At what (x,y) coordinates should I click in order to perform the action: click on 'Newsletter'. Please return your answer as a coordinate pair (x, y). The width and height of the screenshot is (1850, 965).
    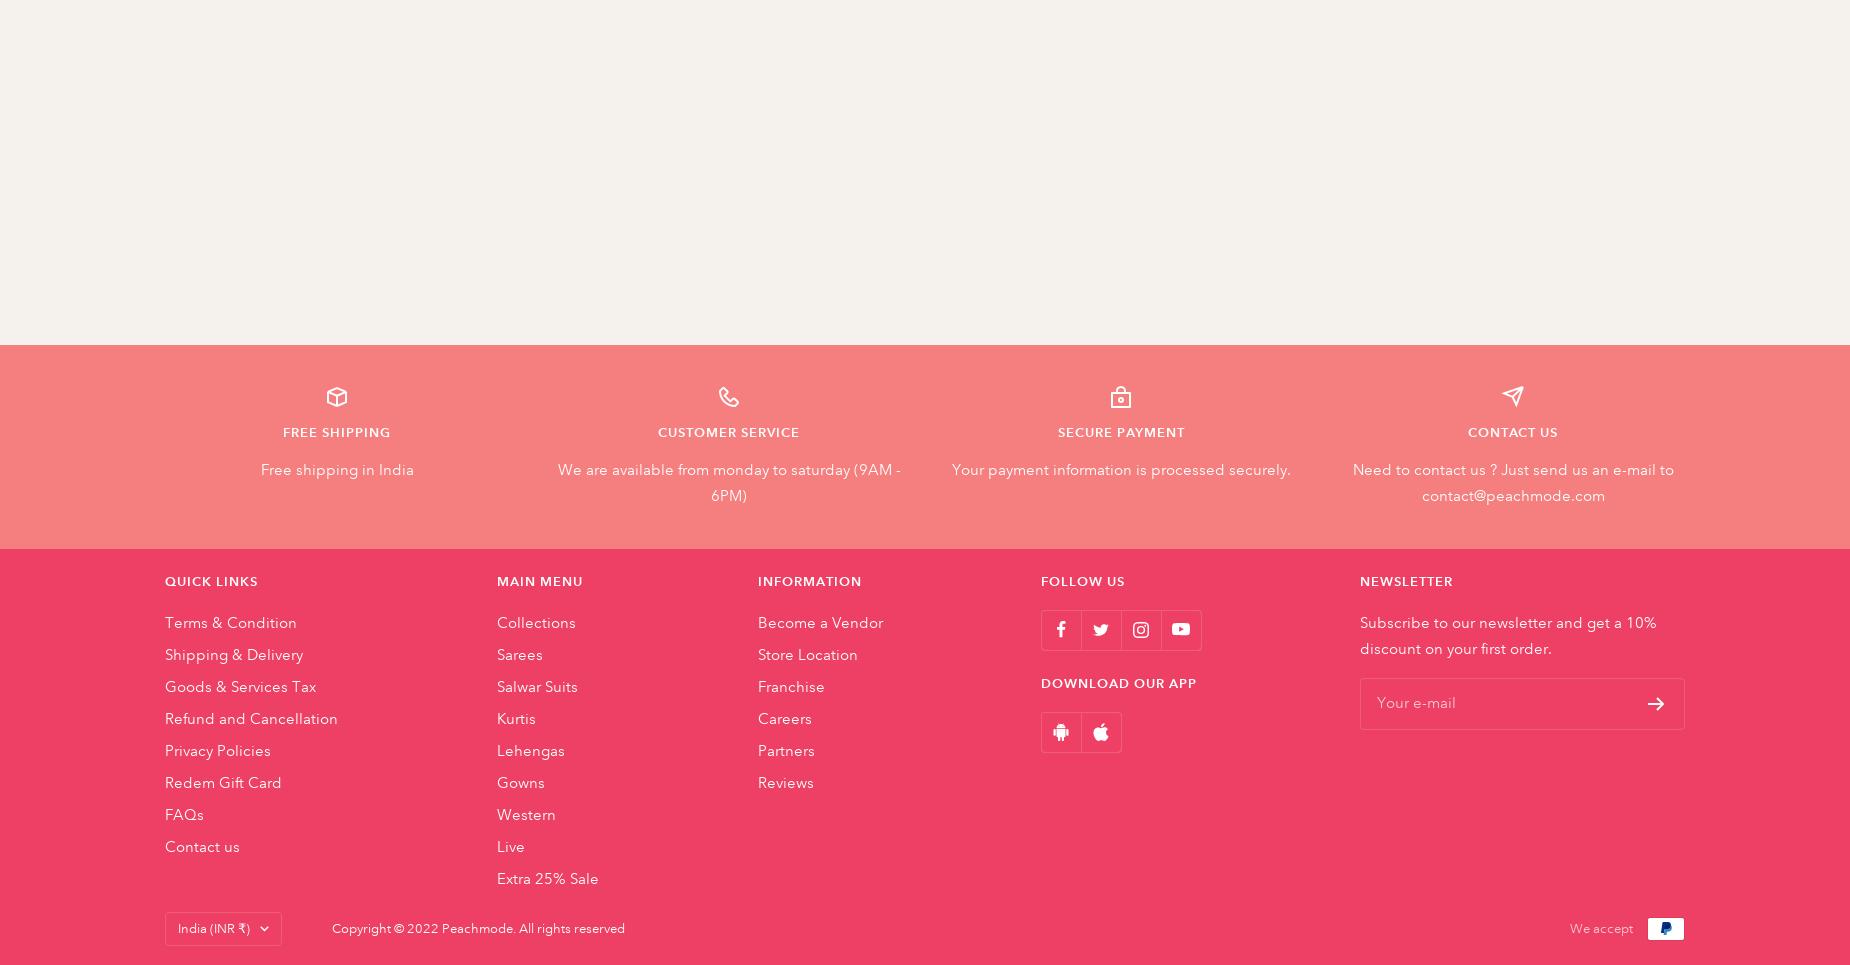
    Looking at the image, I should click on (1406, 581).